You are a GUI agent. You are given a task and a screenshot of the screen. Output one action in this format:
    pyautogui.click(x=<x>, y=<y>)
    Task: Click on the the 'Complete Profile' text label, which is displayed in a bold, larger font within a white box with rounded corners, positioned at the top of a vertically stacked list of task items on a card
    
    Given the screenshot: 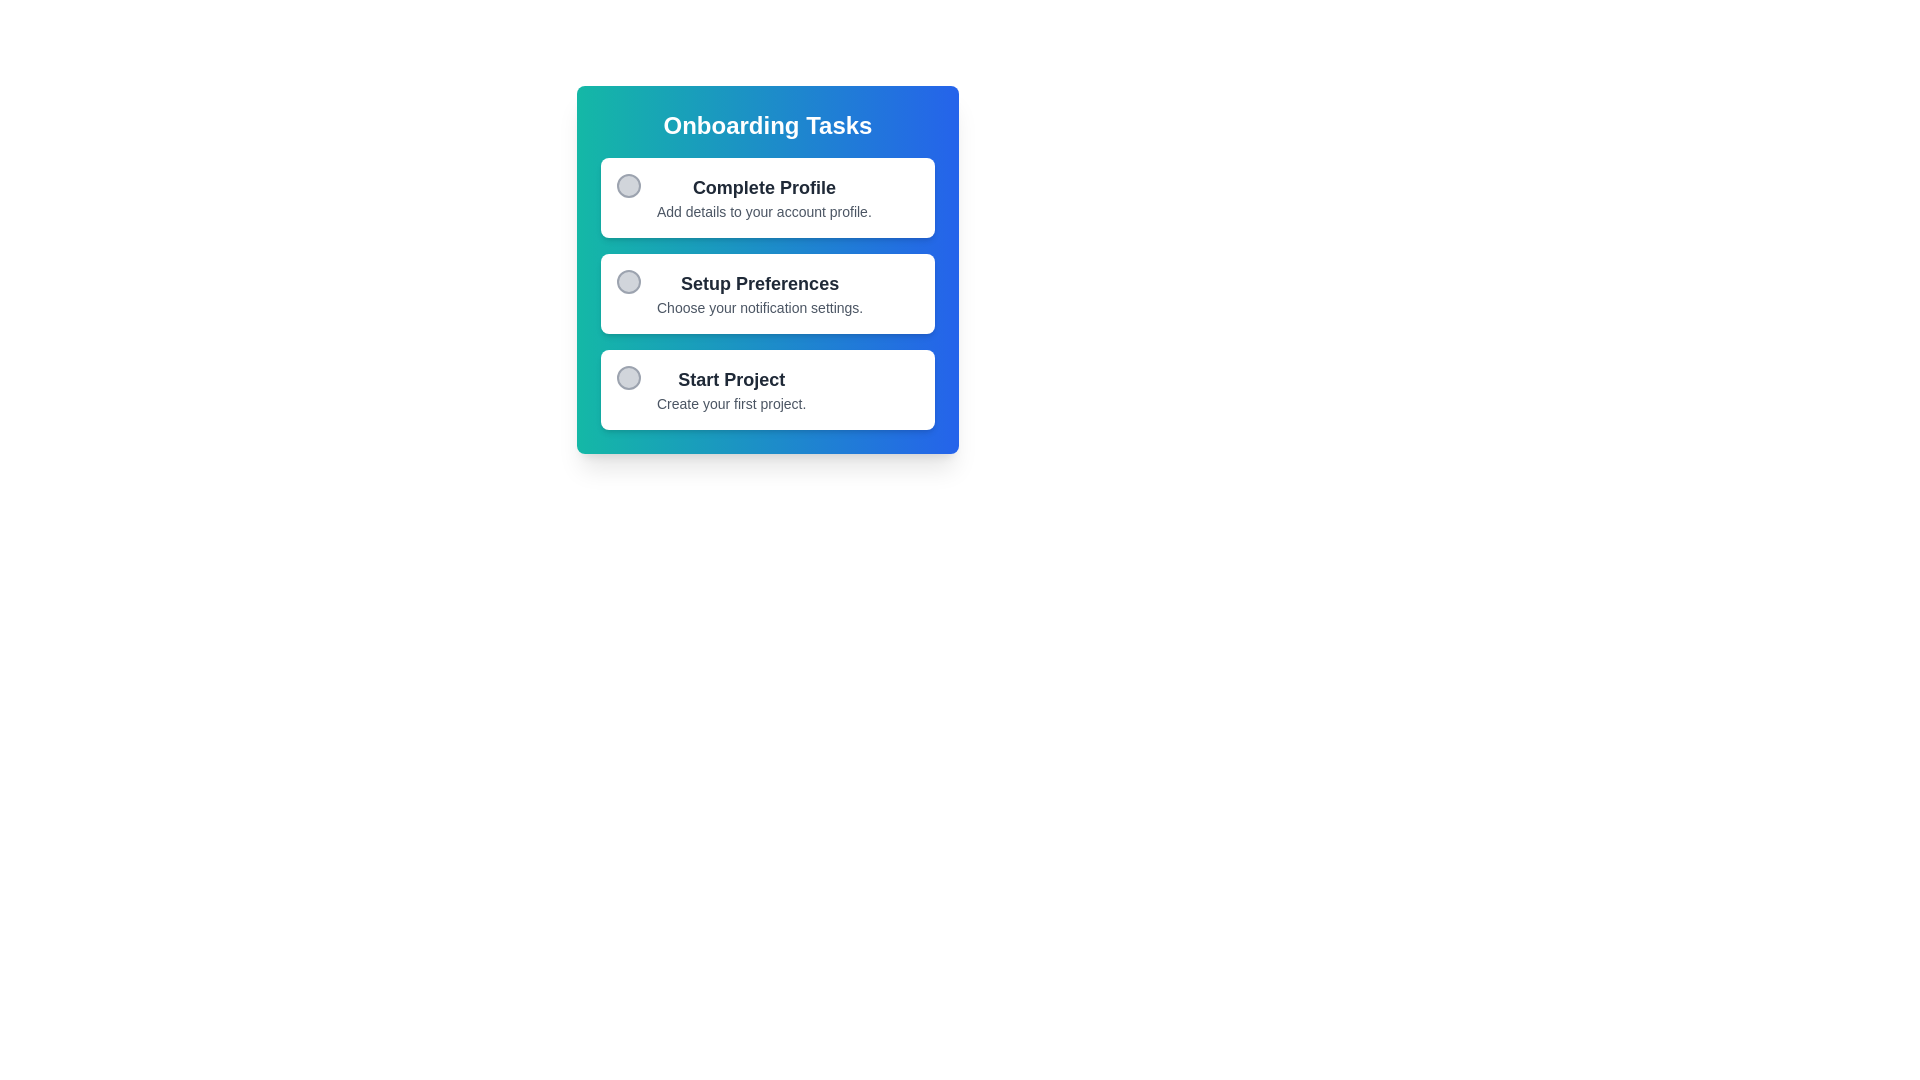 What is the action you would take?
    pyautogui.click(x=763, y=188)
    